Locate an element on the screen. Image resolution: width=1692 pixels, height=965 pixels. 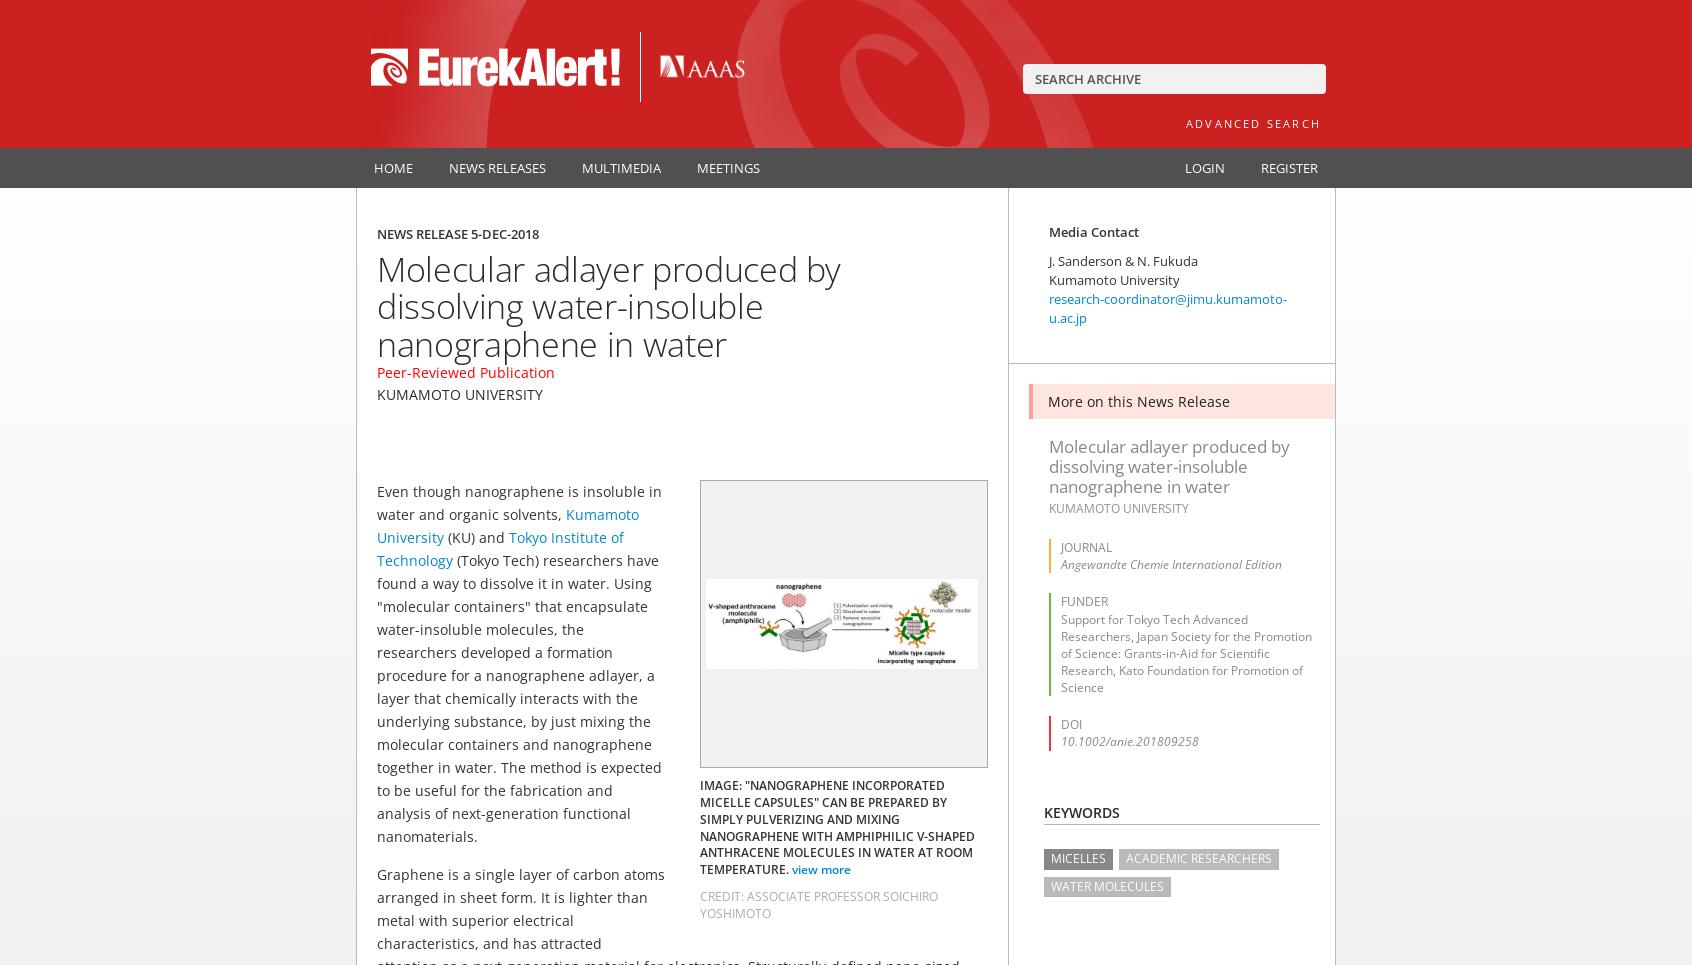
'J. Sanderson & N. Fukuda' is located at coordinates (1048, 261).